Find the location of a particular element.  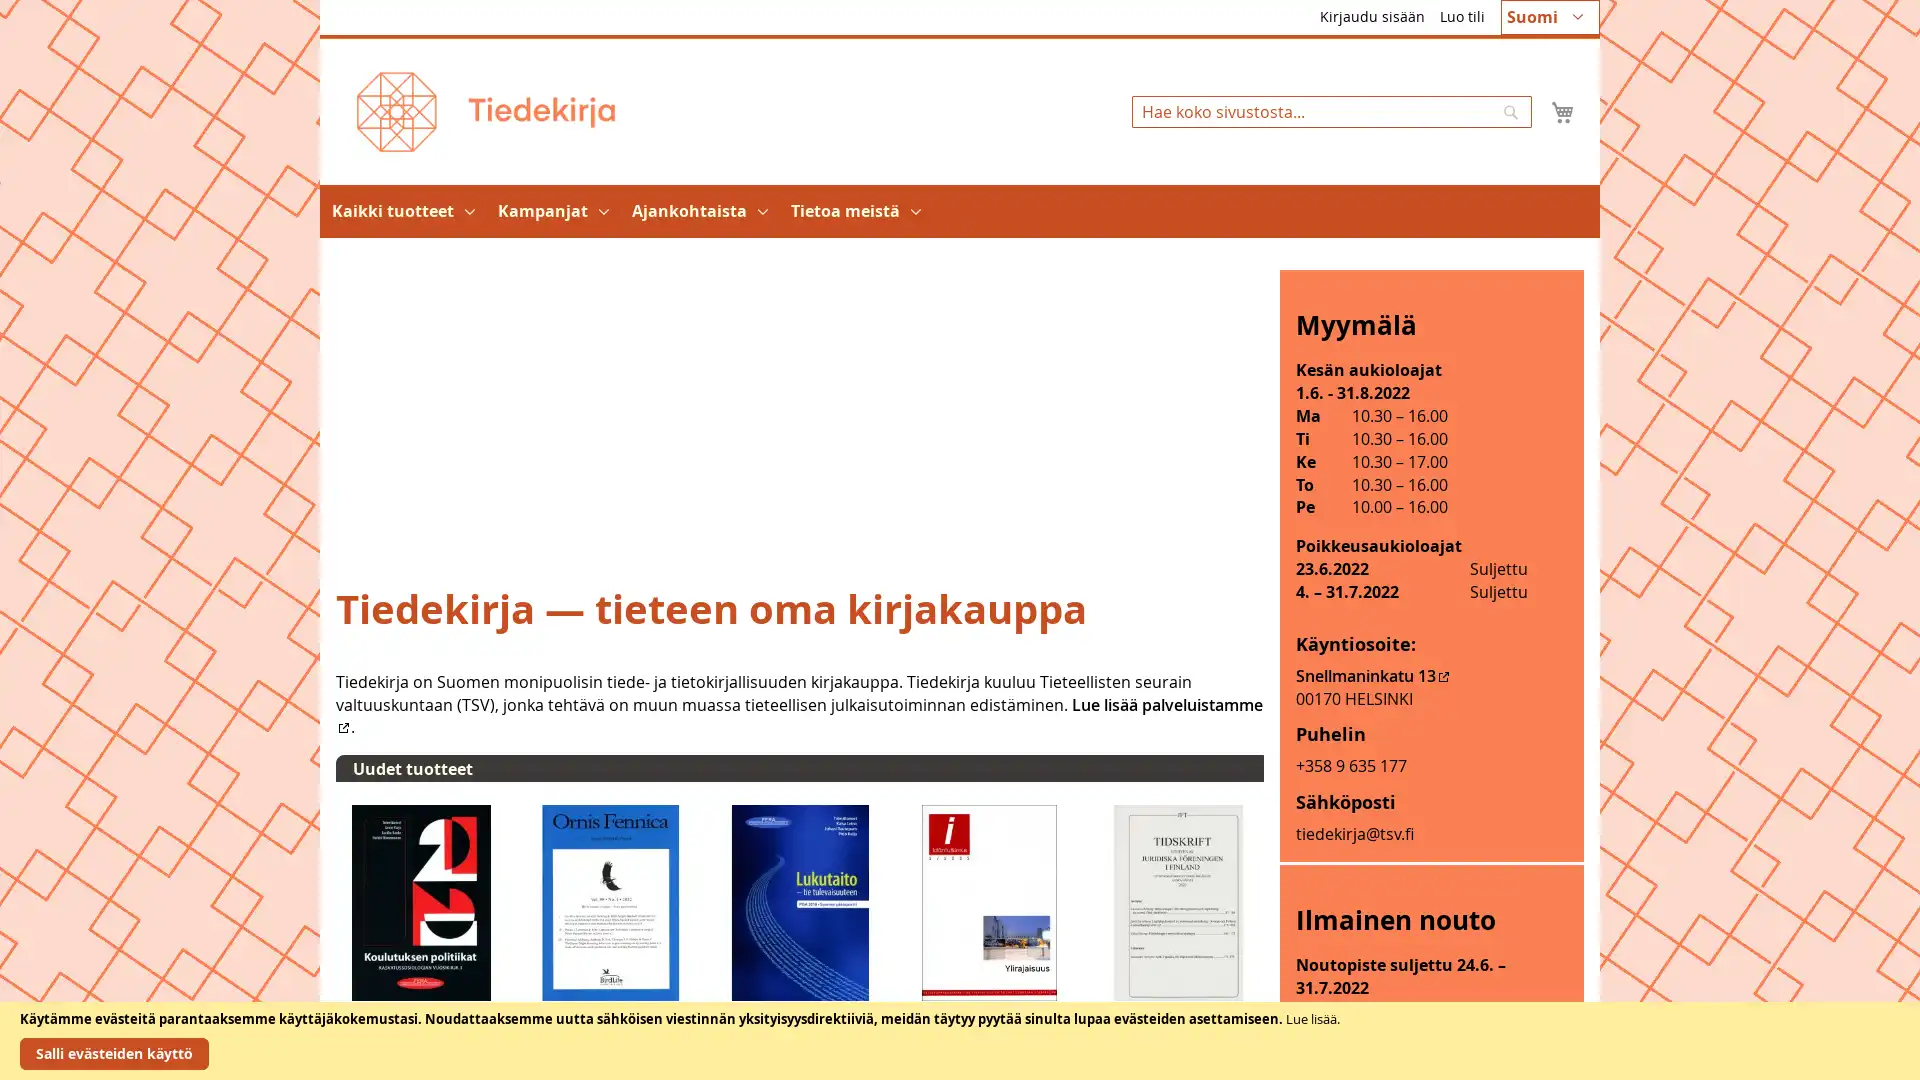

Salli evasteiden kaytto is located at coordinates (113, 1052).